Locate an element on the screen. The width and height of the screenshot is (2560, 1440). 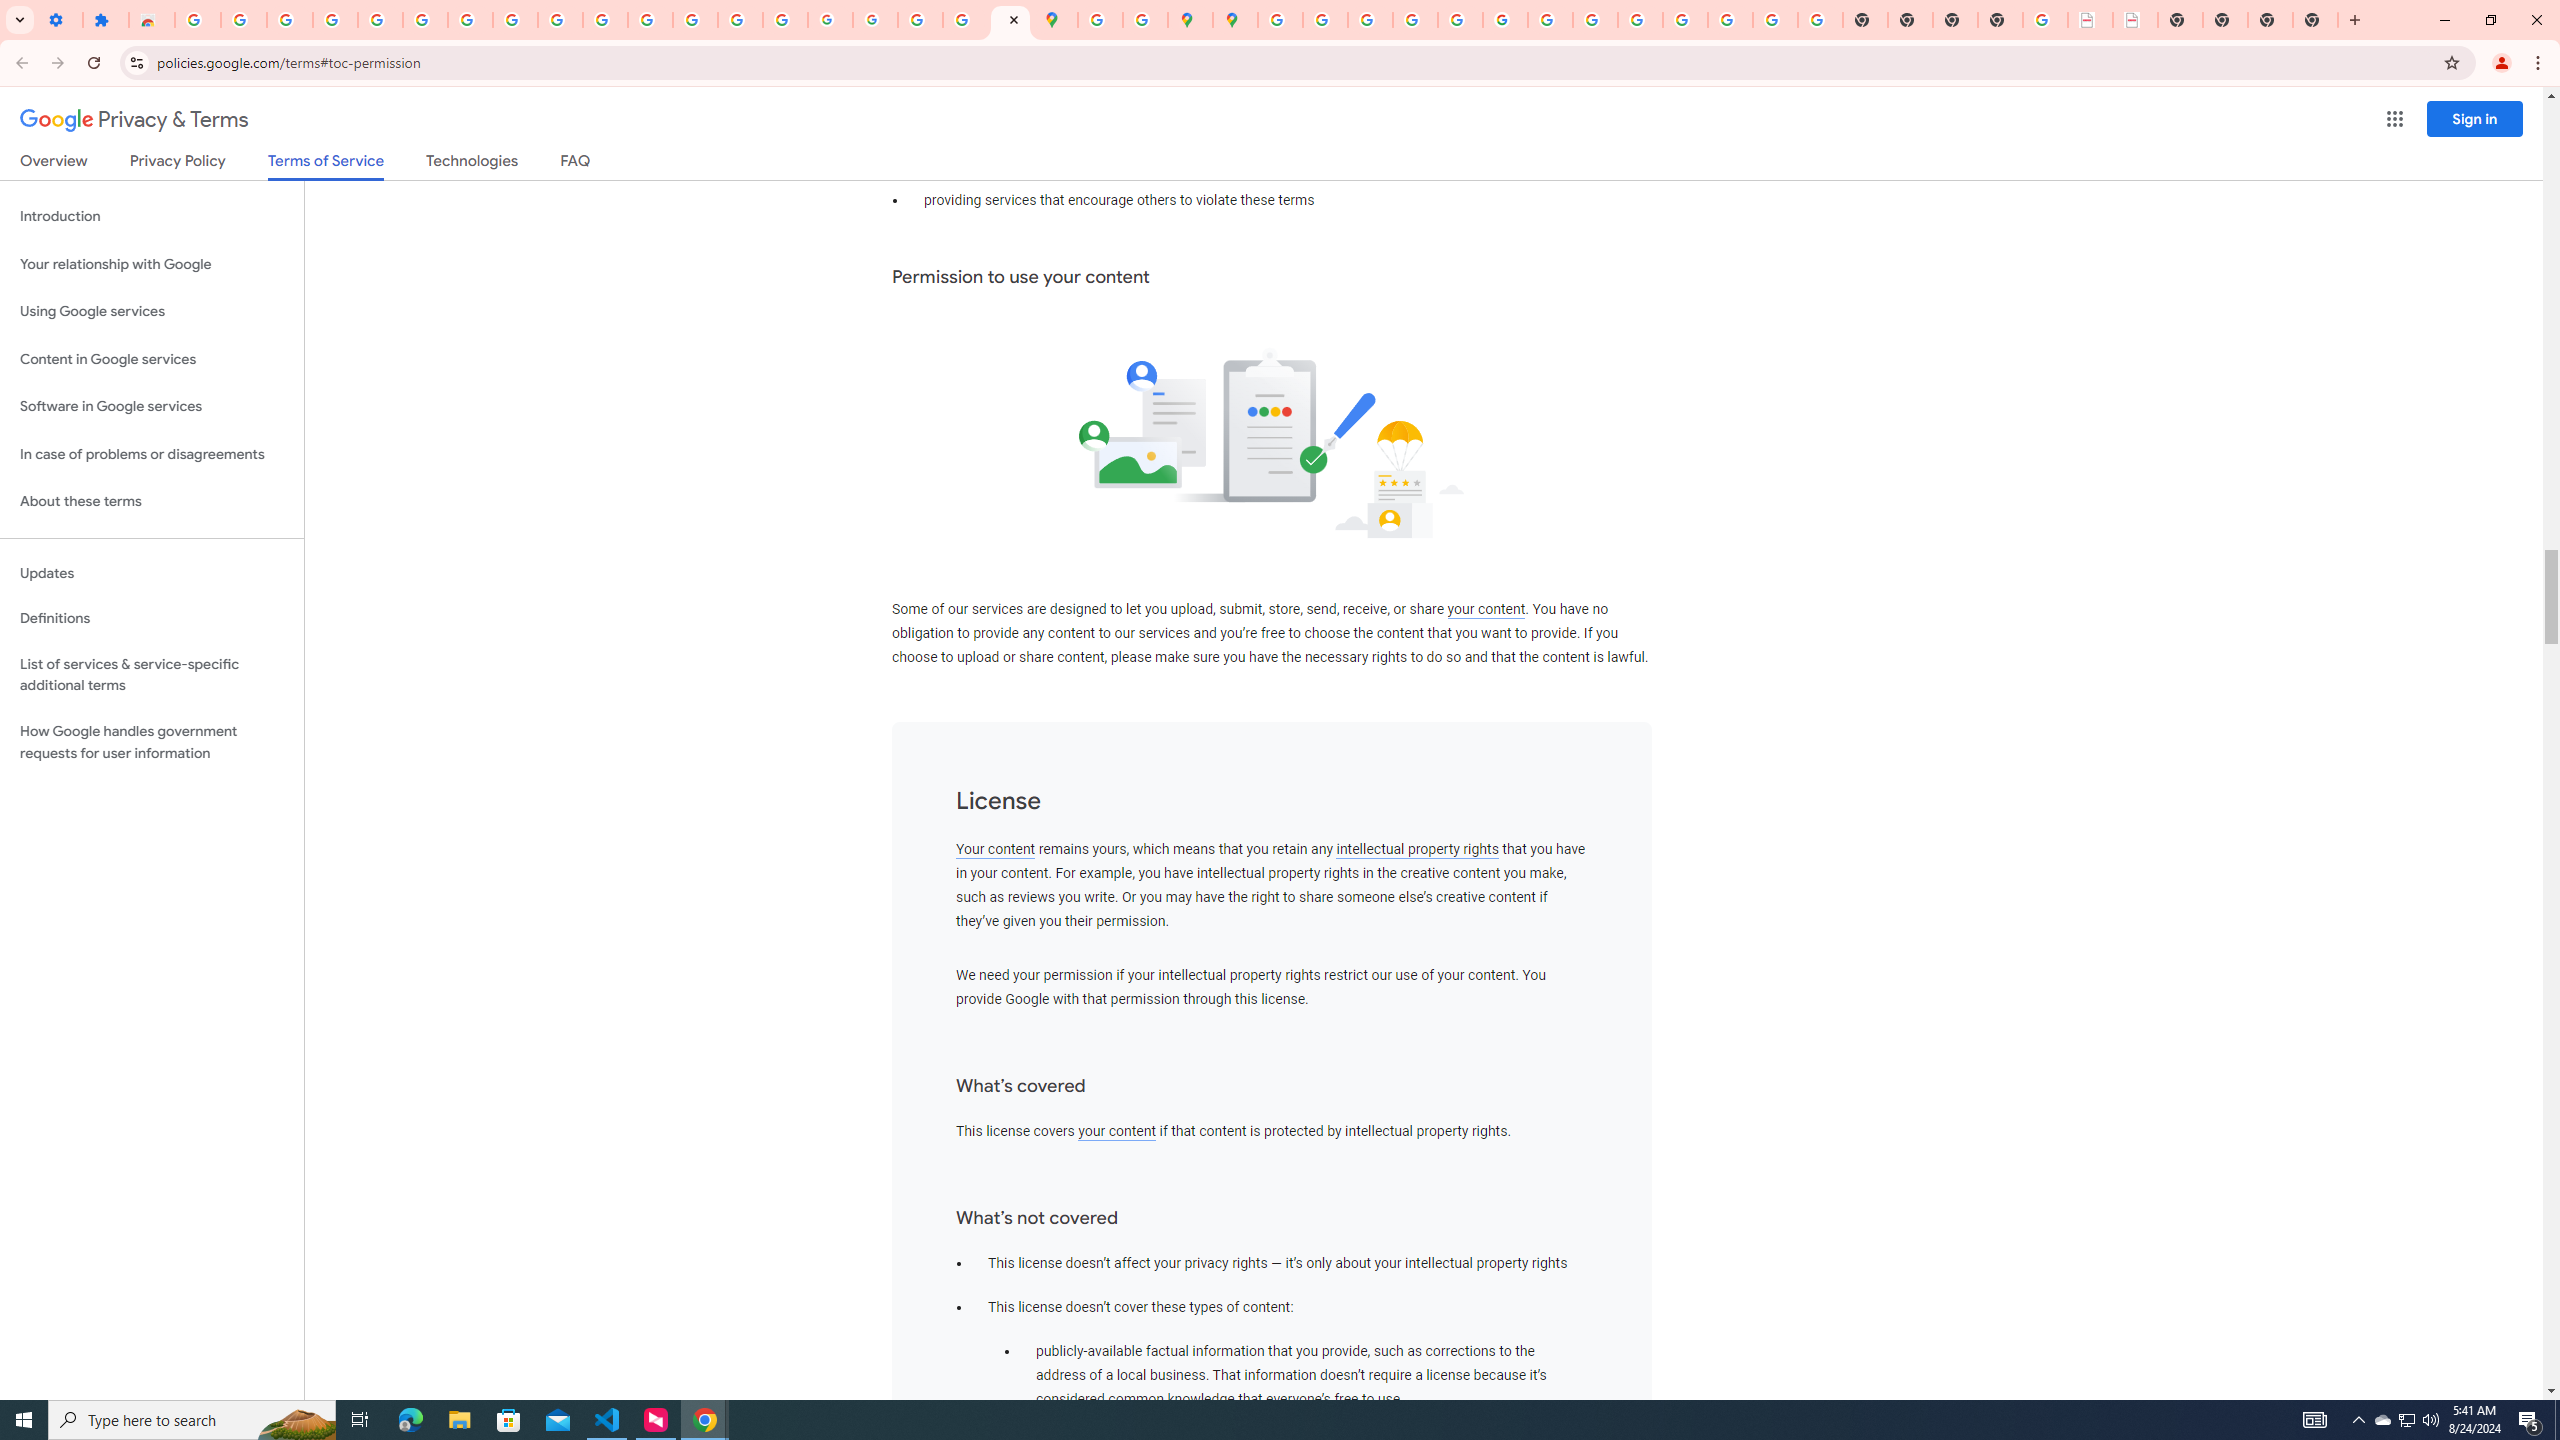
'intellectual property rights' is located at coordinates (1418, 849).